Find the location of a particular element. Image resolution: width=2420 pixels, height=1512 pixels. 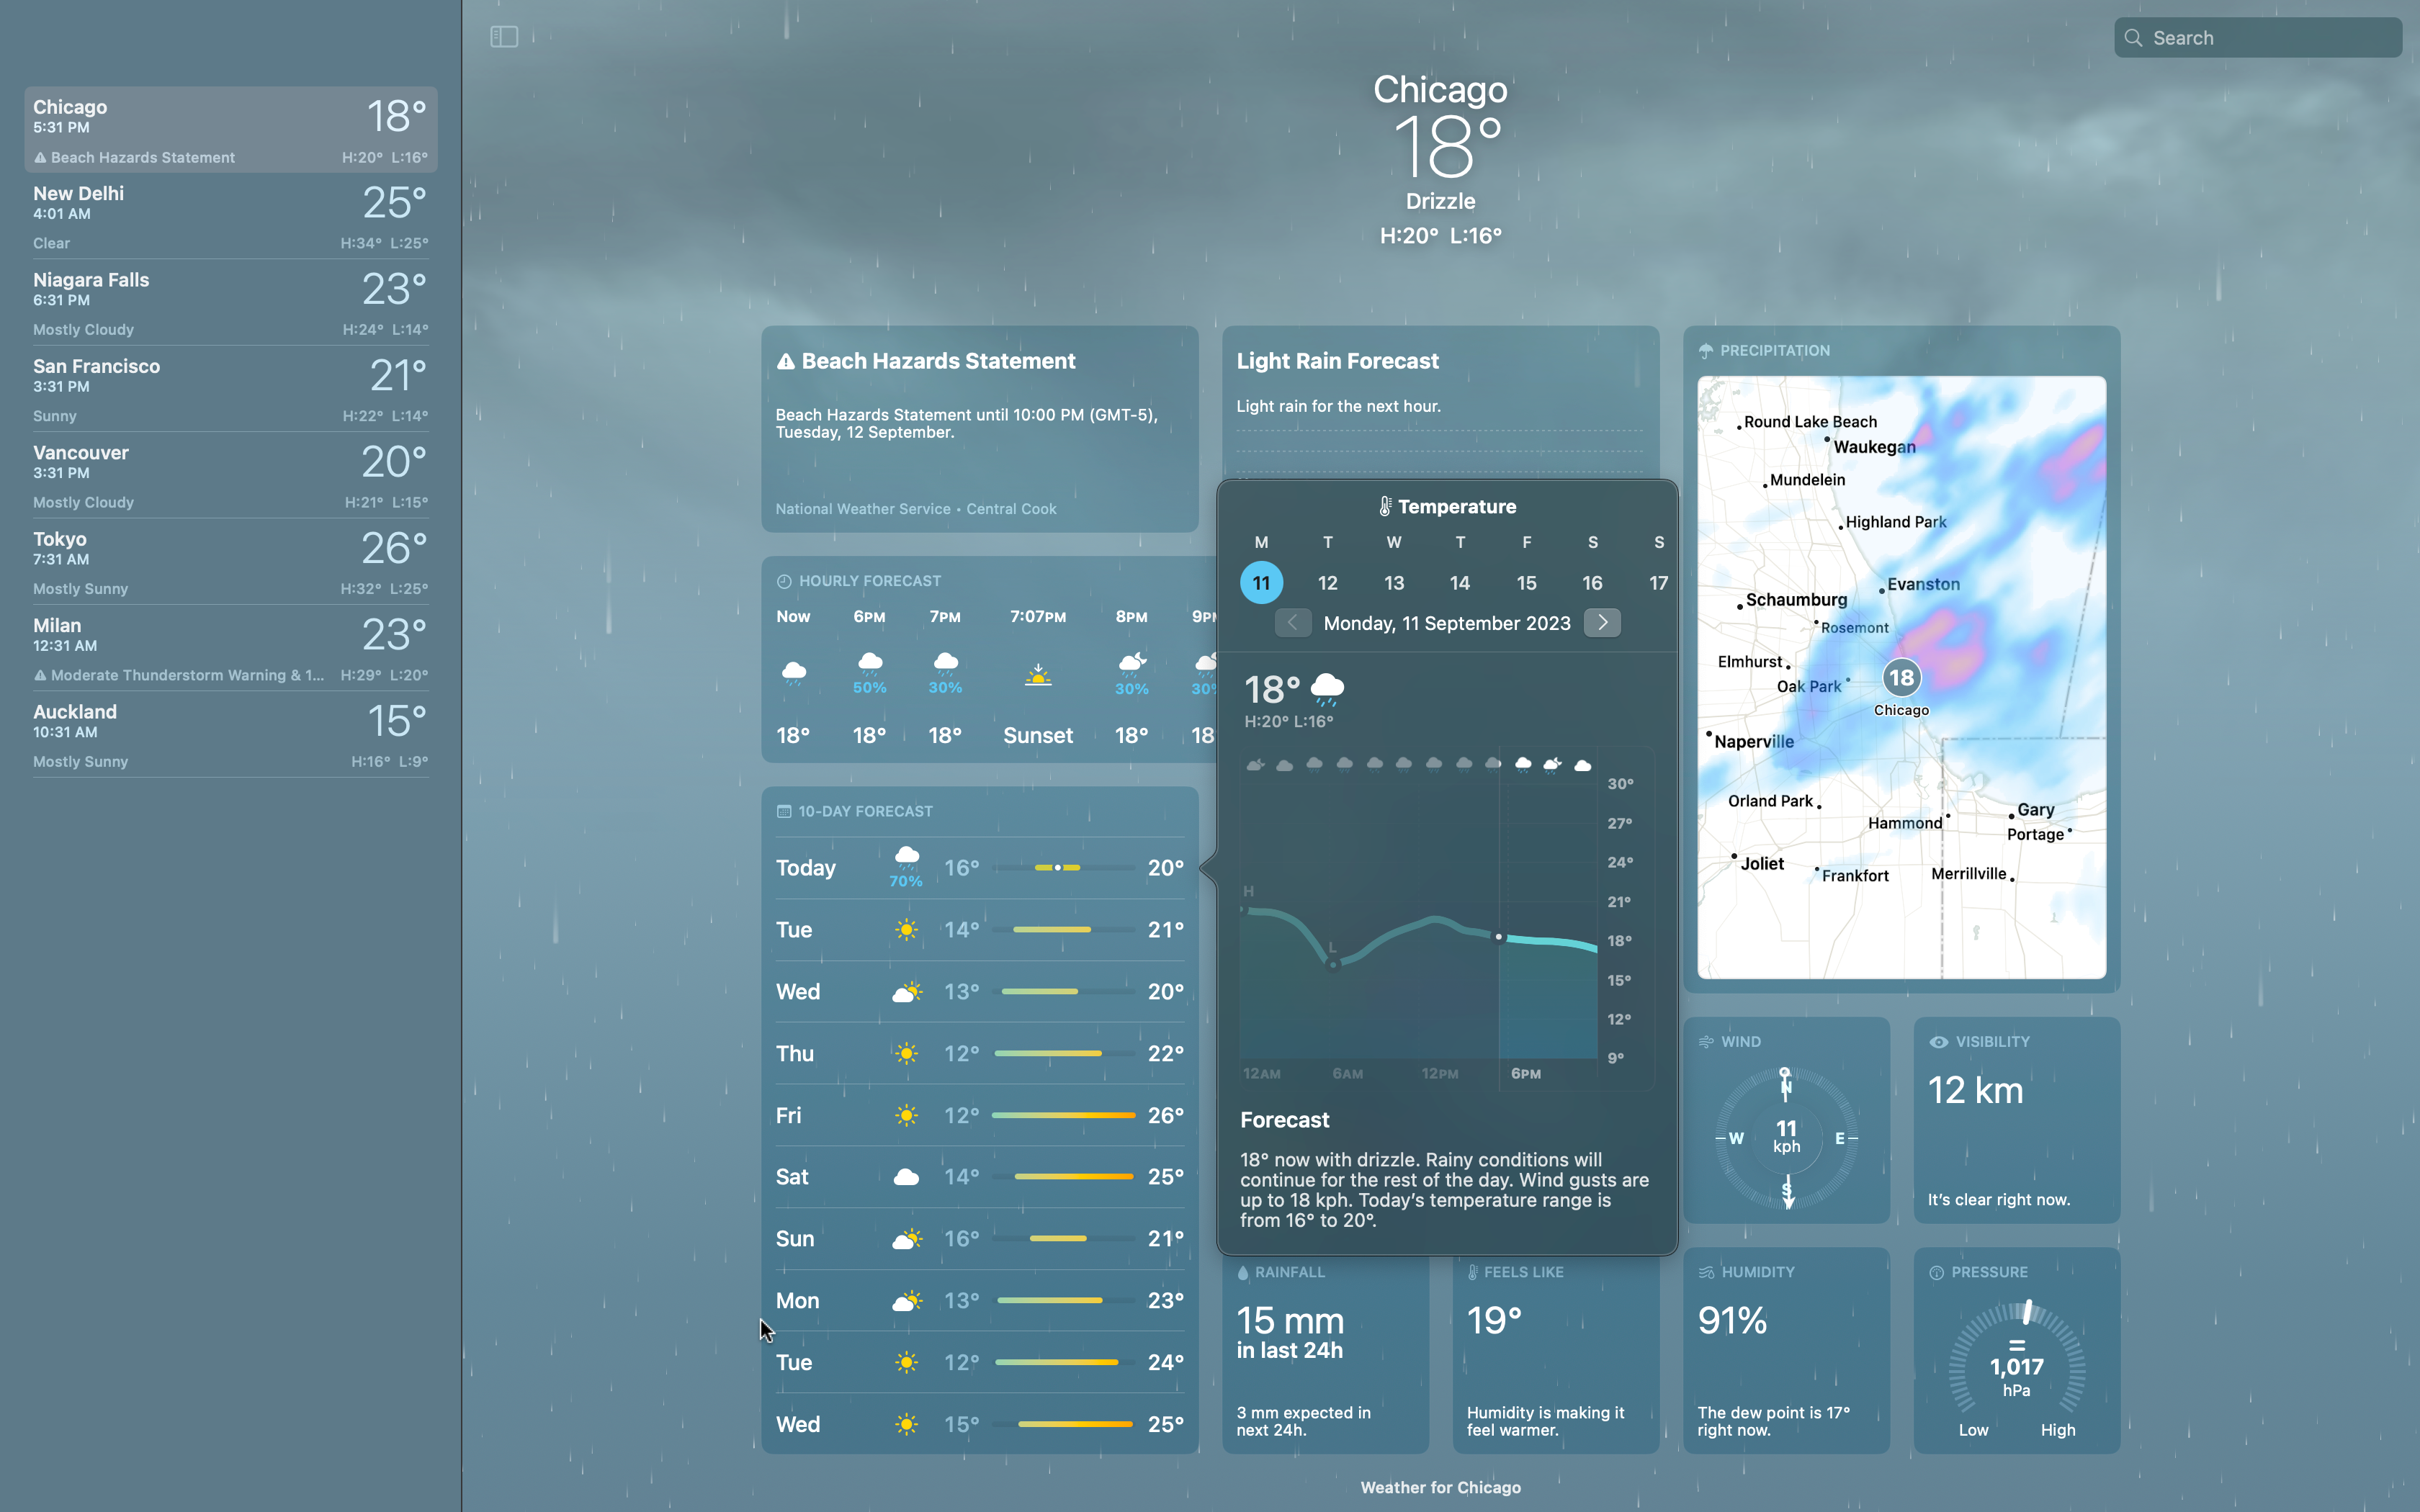

See the weather report in New Delhi is located at coordinates (229, 212).